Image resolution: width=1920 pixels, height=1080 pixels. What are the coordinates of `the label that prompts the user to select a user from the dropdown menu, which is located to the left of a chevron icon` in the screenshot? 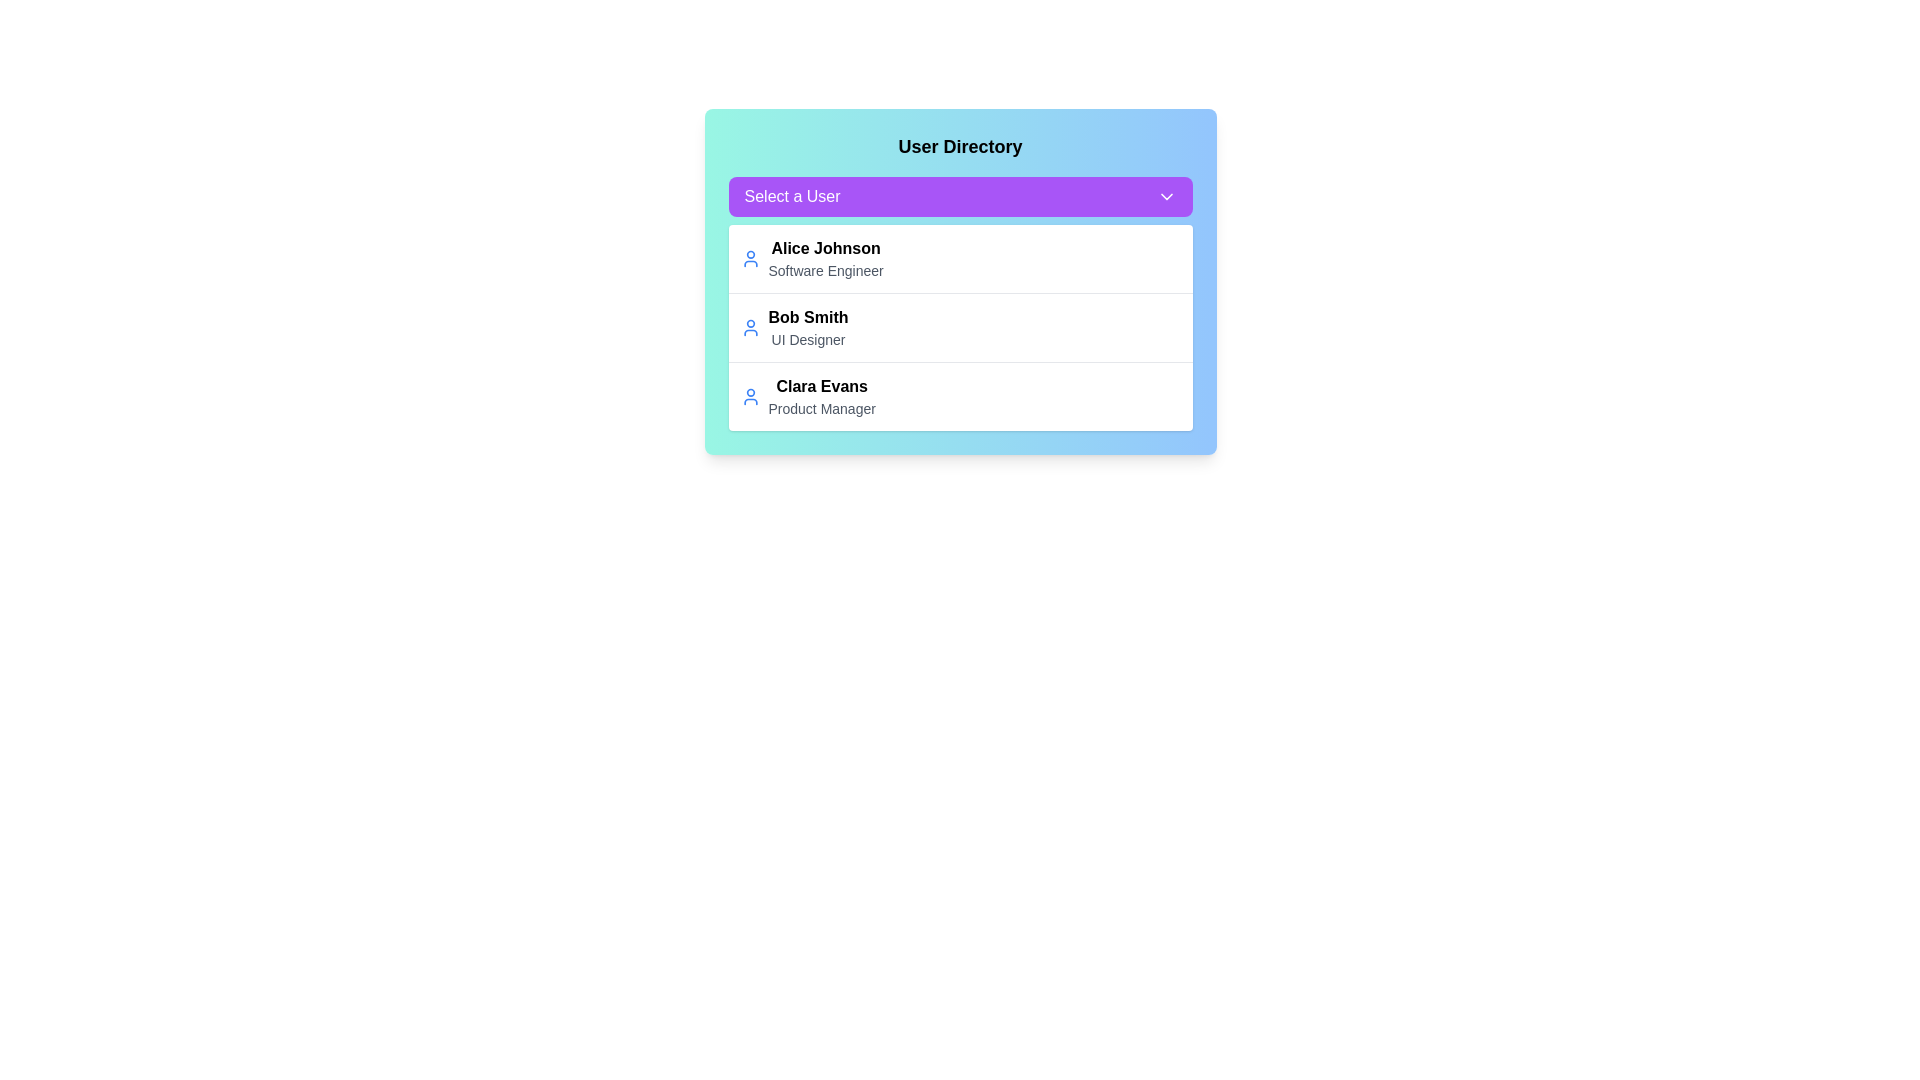 It's located at (791, 196).